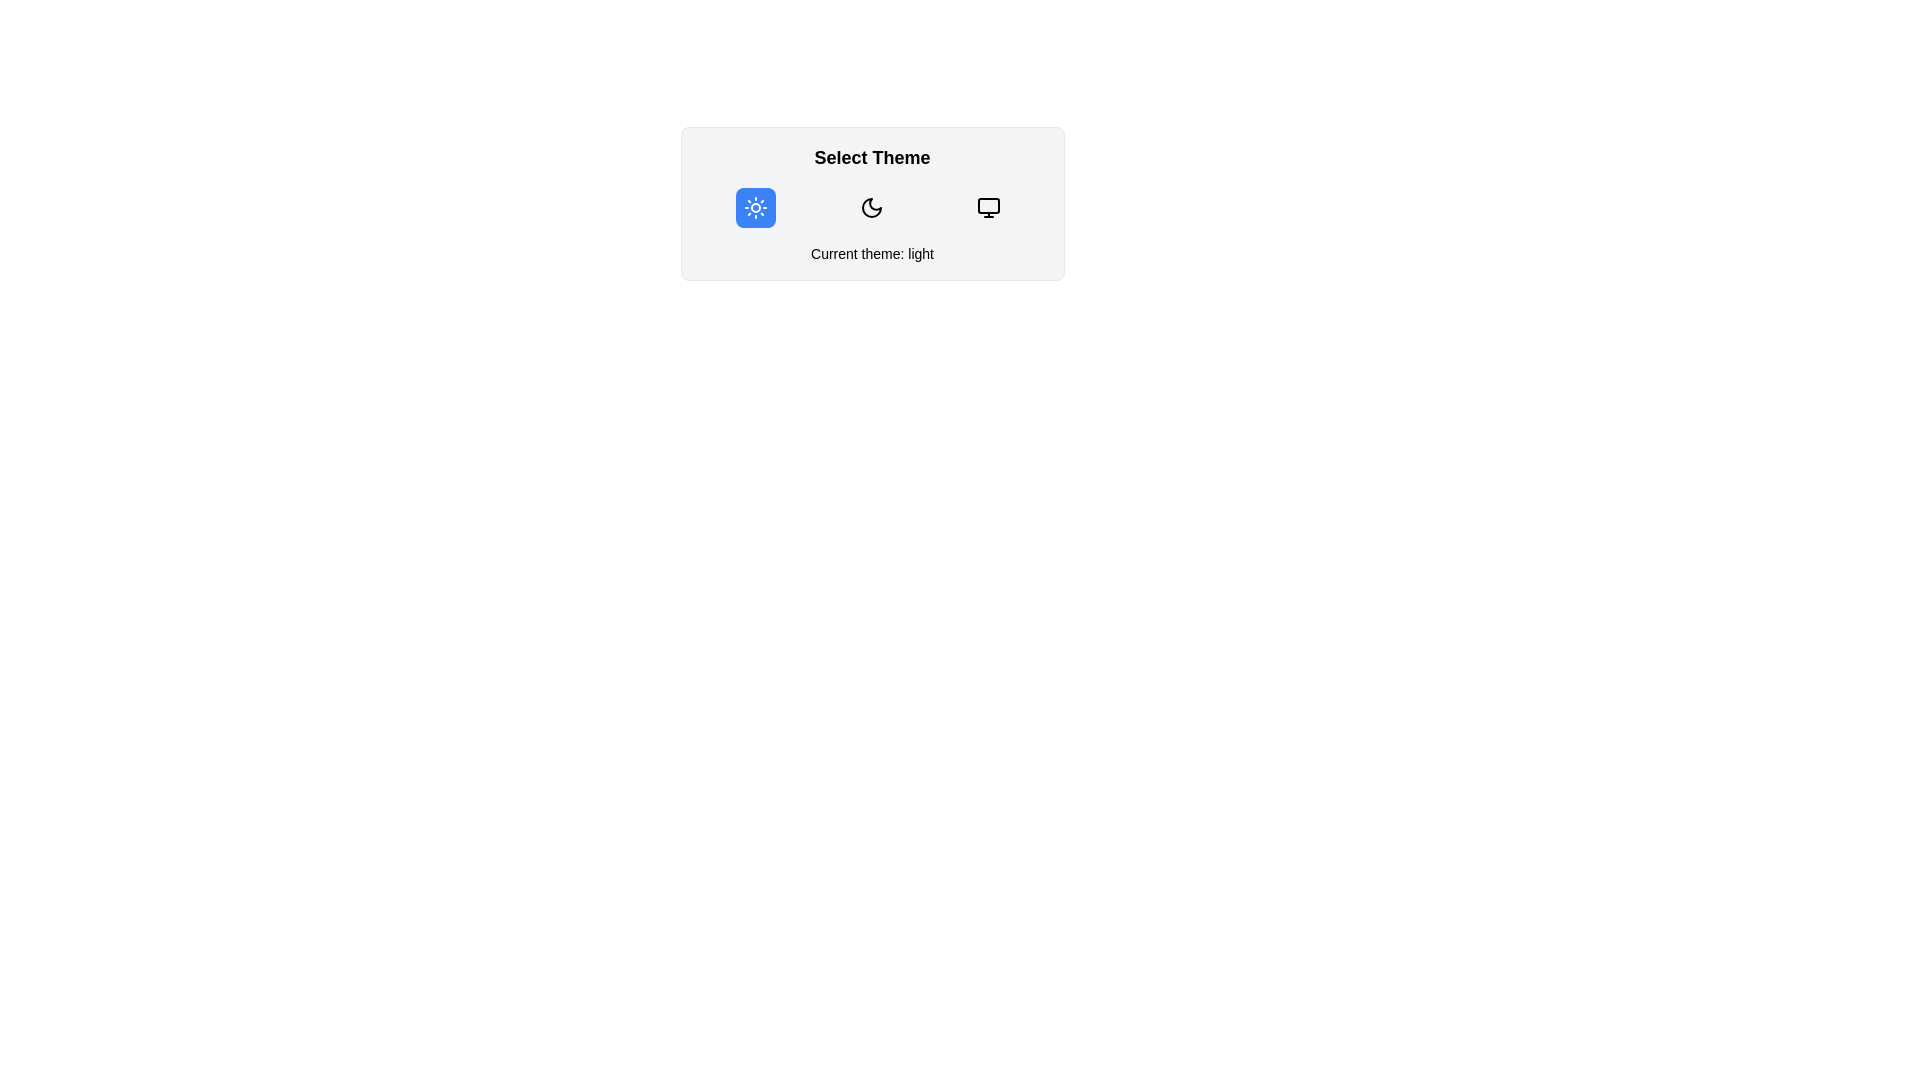 The height and width of the screenshot is (1080, 1920). Describe the element at coordinates (872, 204) in the screenshot. I see `the middle icon of the theme selection component` at that location.